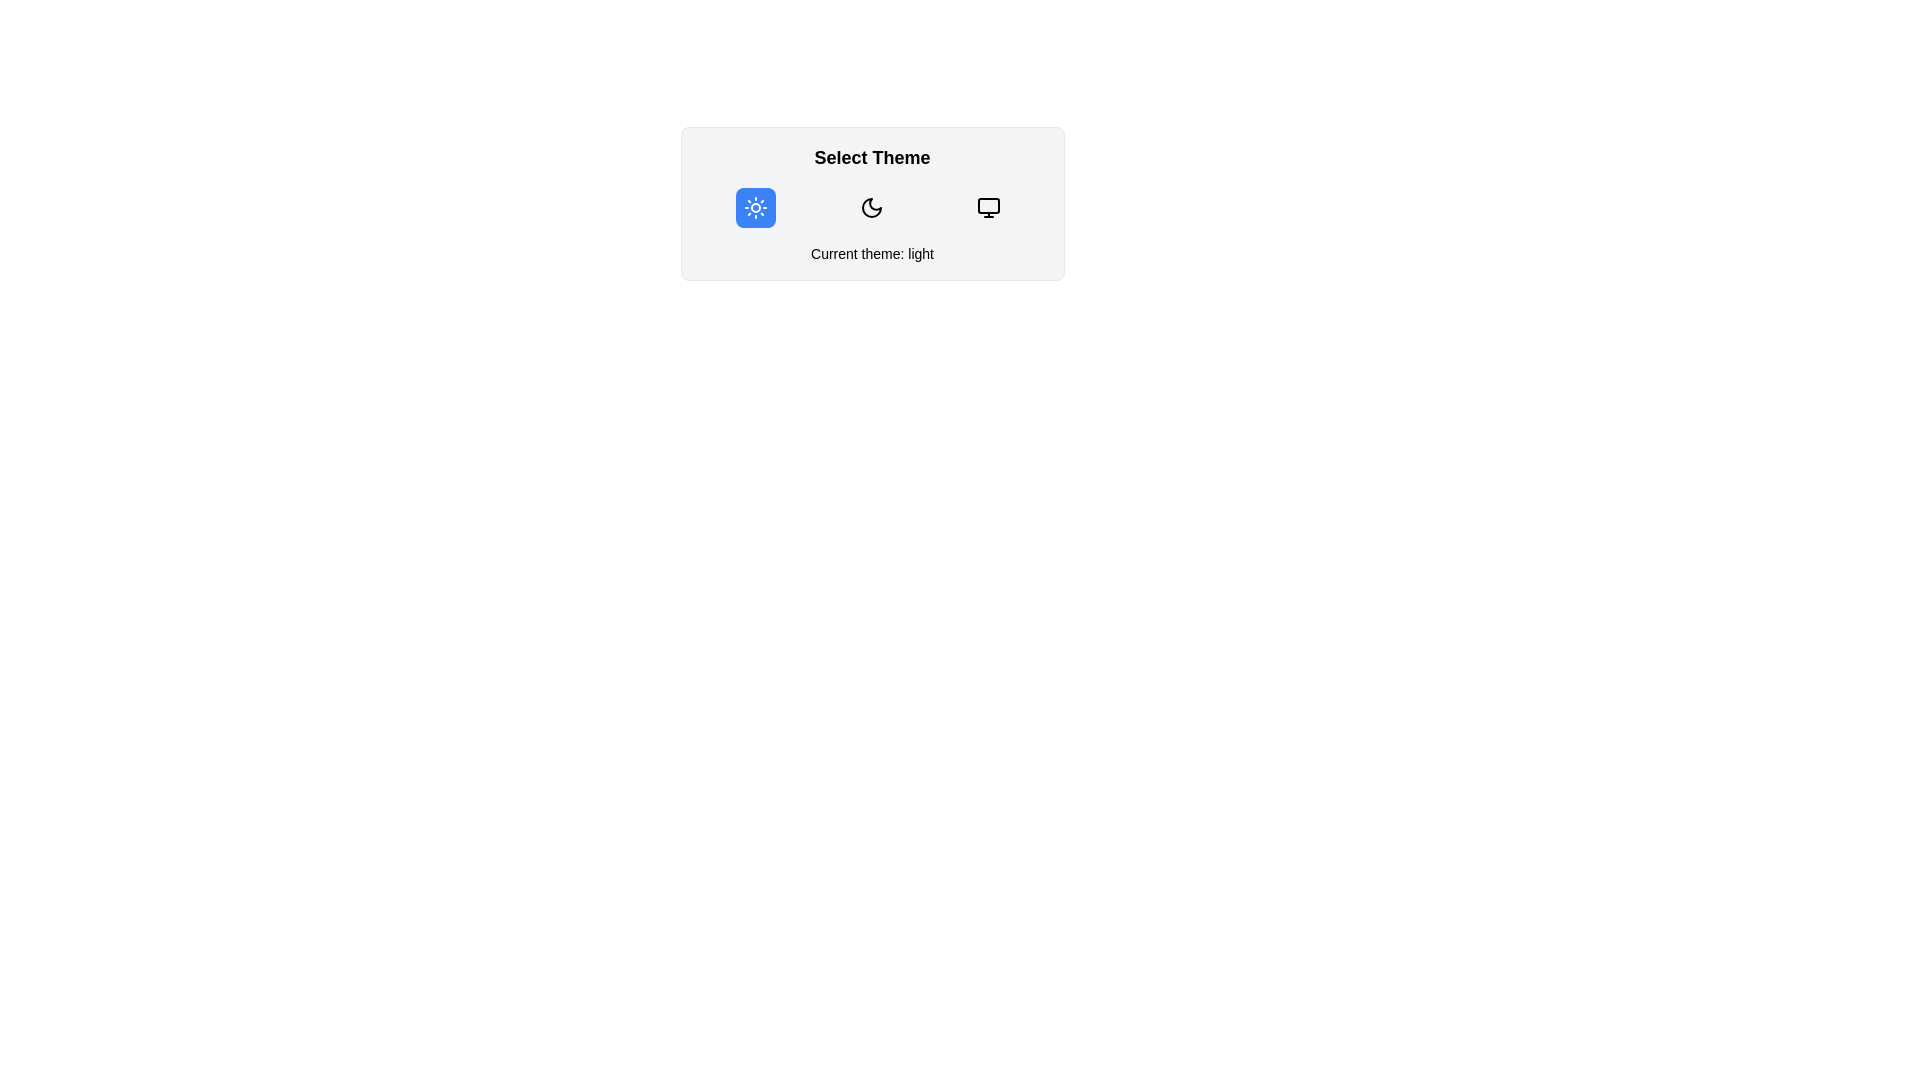 The height and width of the screenshot is (1080, 1920). Describe the element at coordinates (872, 204) in the screenshot. I see `the middle icon of the theme selection component` at that location.